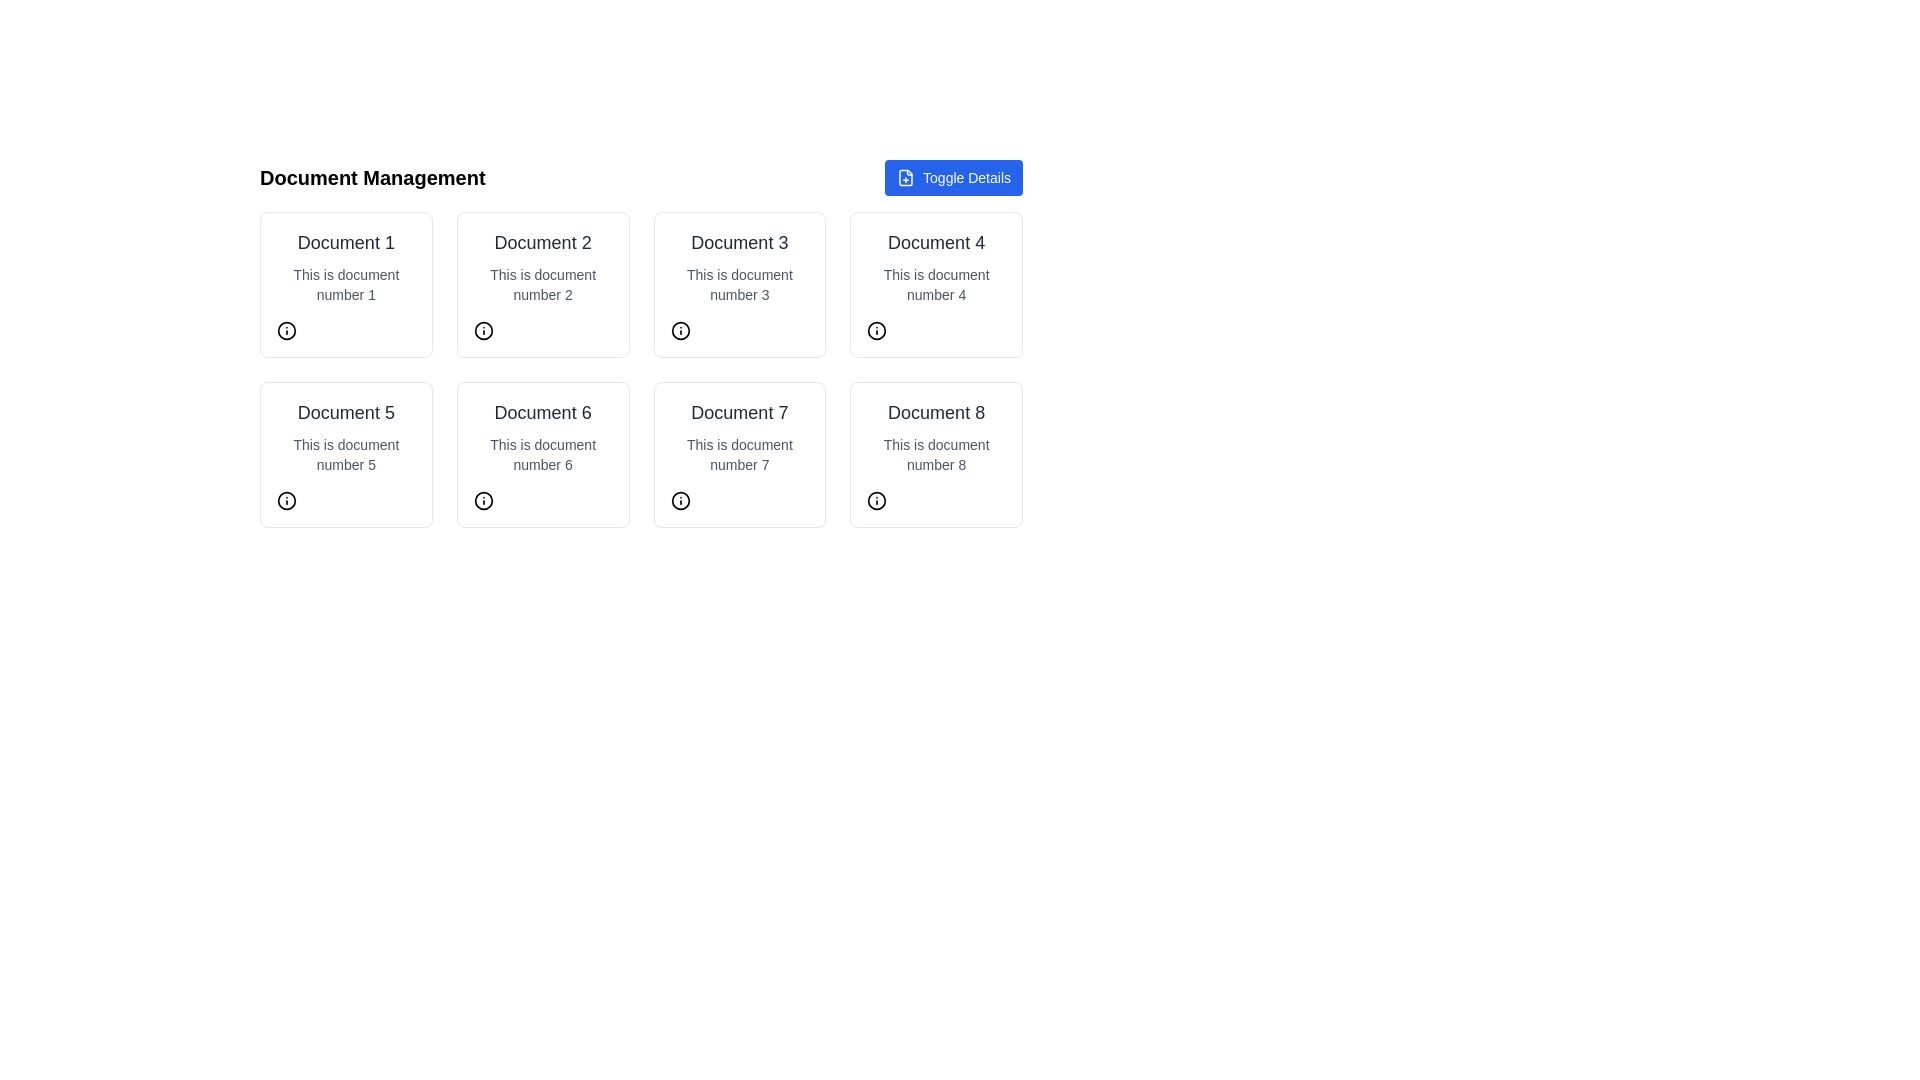  Describe the element at coordinates (286, 330) in the screenshot. I see `the information icon located in the bottom-right corner of the 'Document 1' card` at that location.